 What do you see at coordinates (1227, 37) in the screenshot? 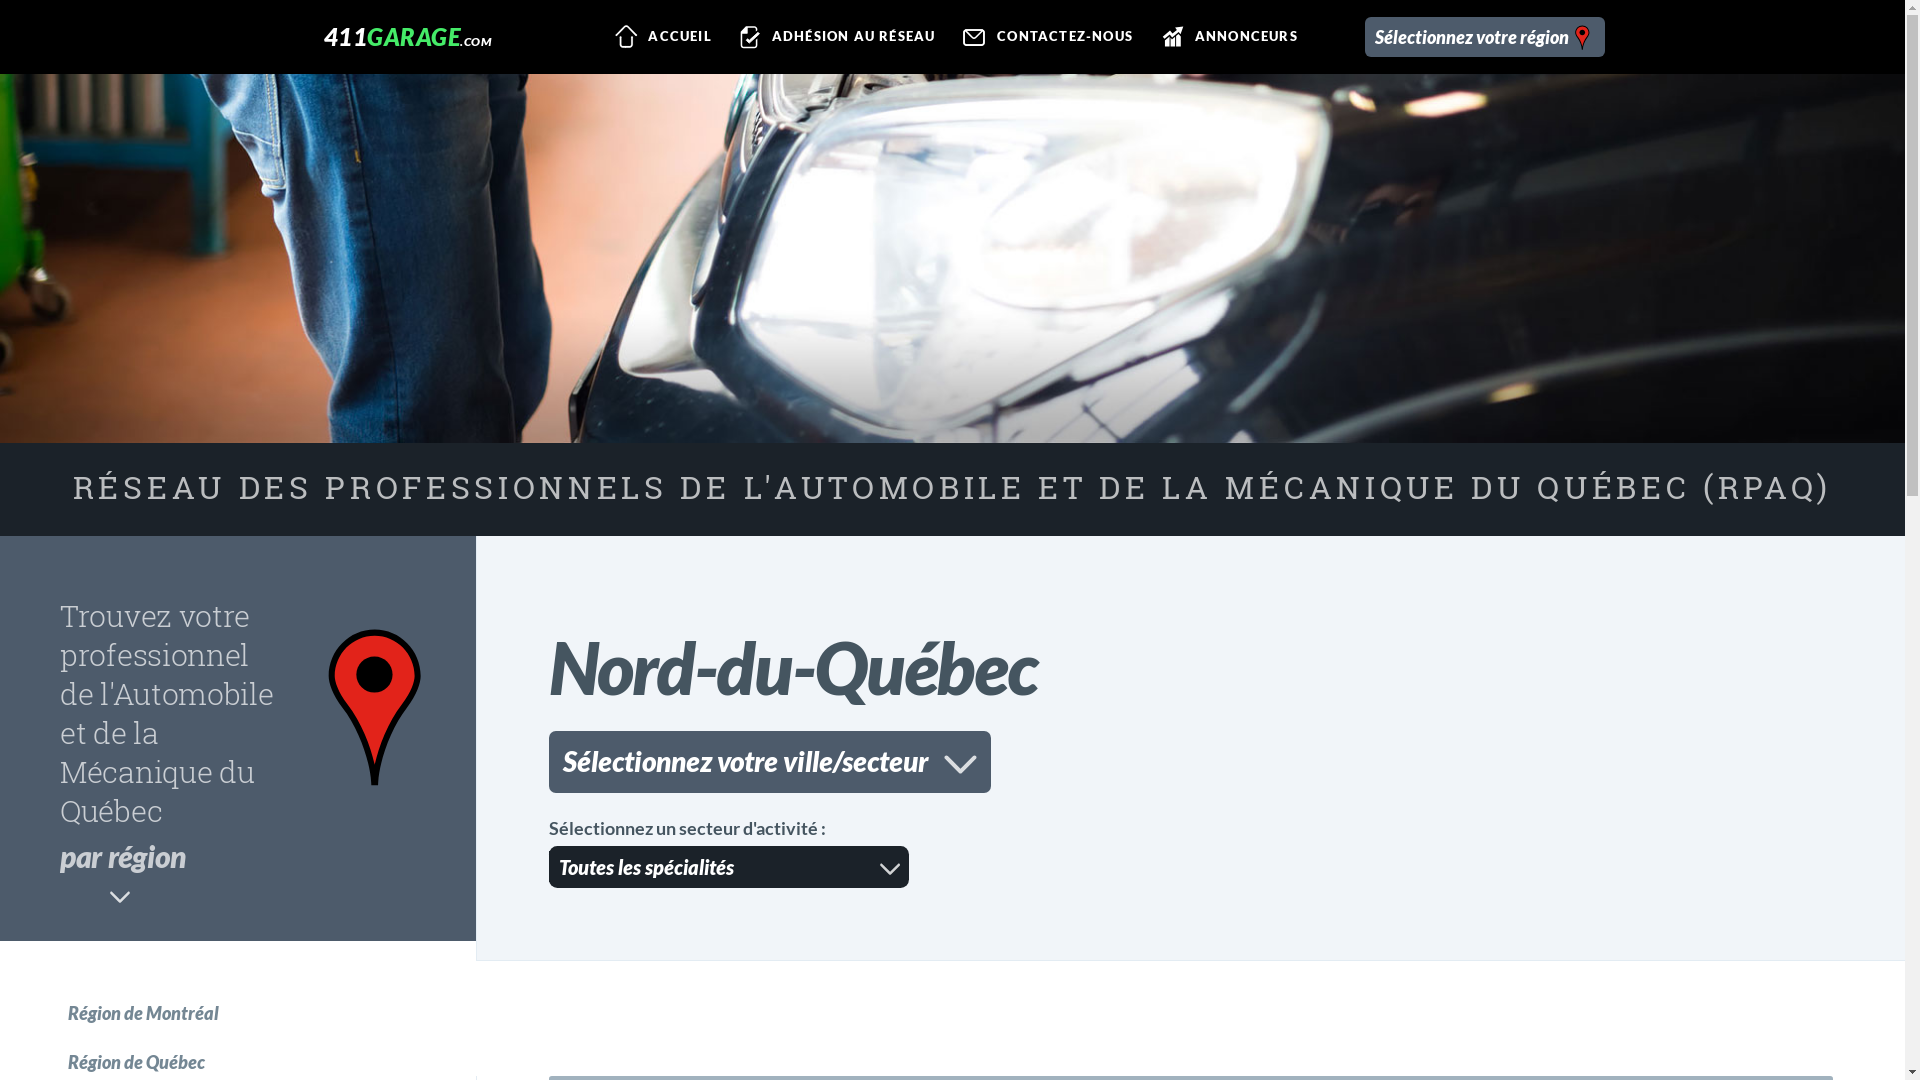
I see `'ANNONCEURS'` at bounding box center [1227, 37].